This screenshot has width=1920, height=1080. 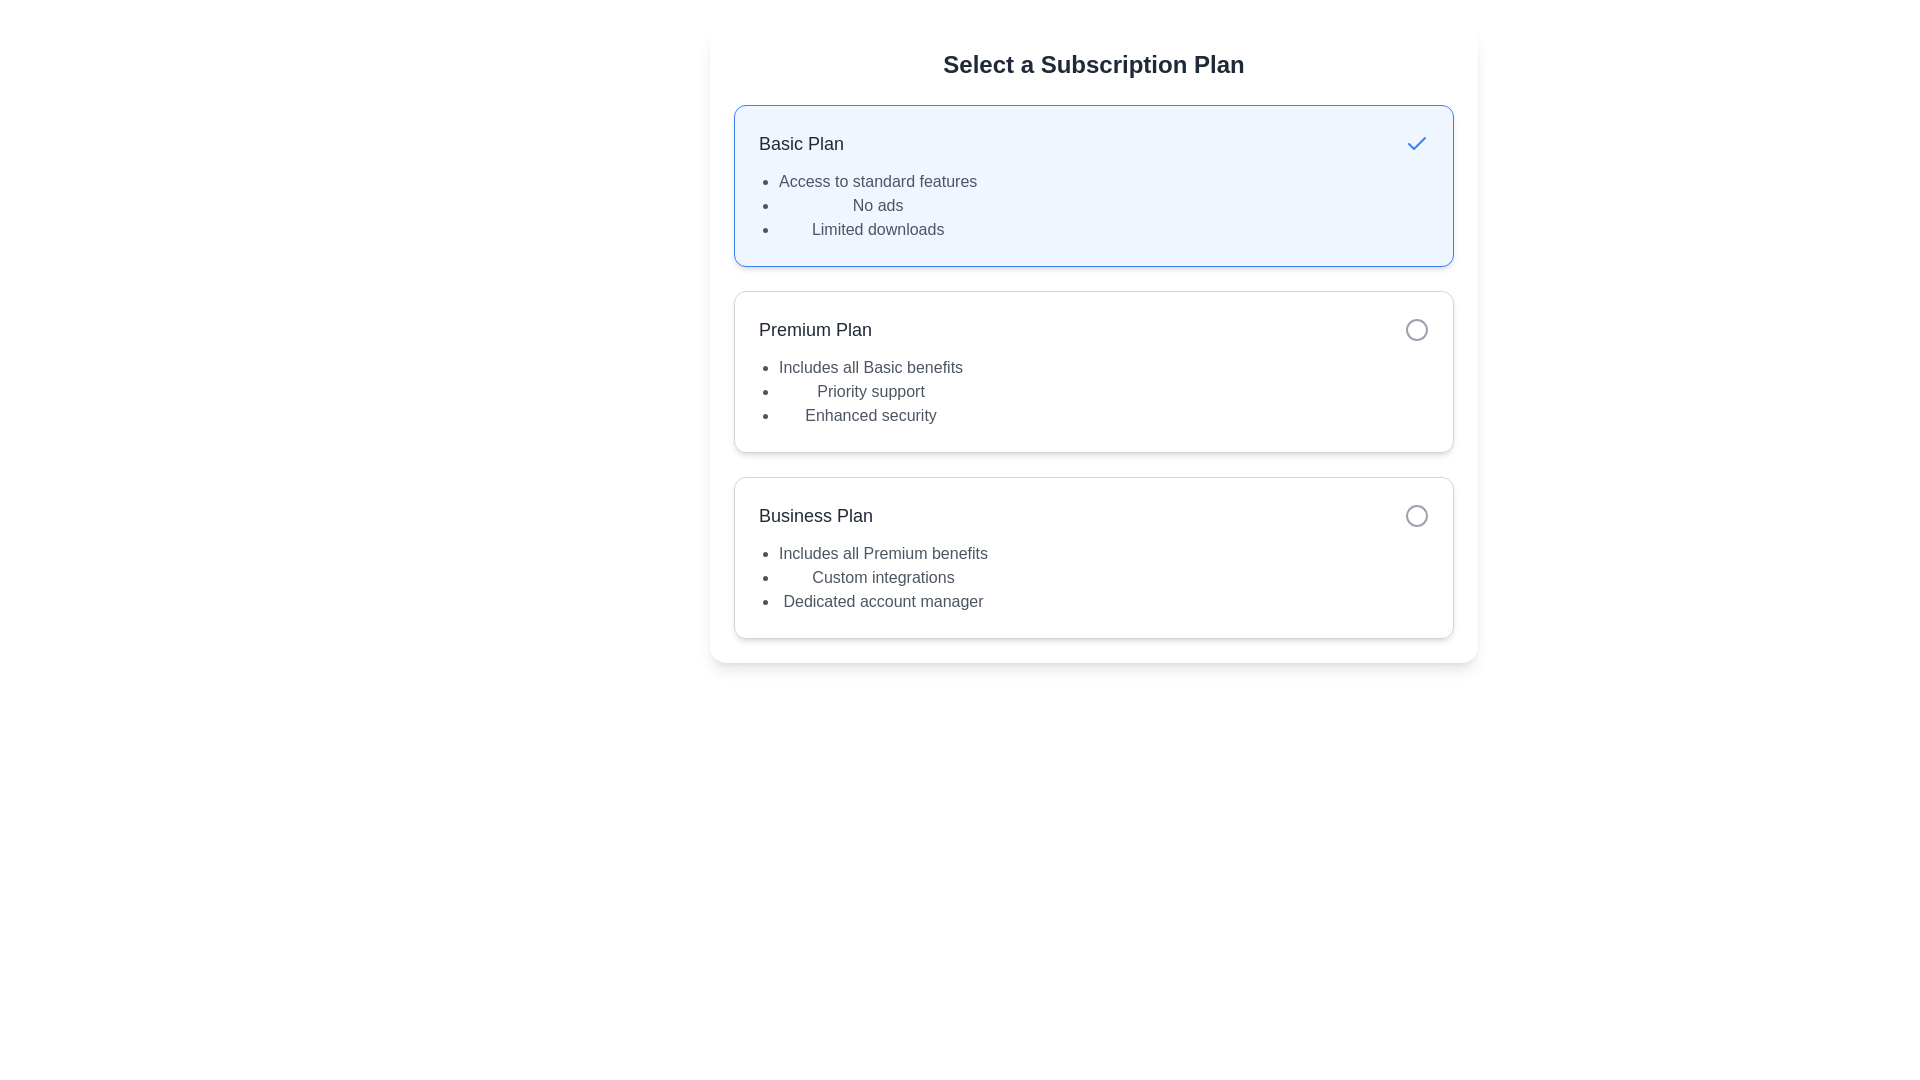 I want to click on the informational text list detailing the features of the 'Premium Plan', which is located beneath the title 'Premium Plan' in the middle section of its card, so click(x=861, y=392).